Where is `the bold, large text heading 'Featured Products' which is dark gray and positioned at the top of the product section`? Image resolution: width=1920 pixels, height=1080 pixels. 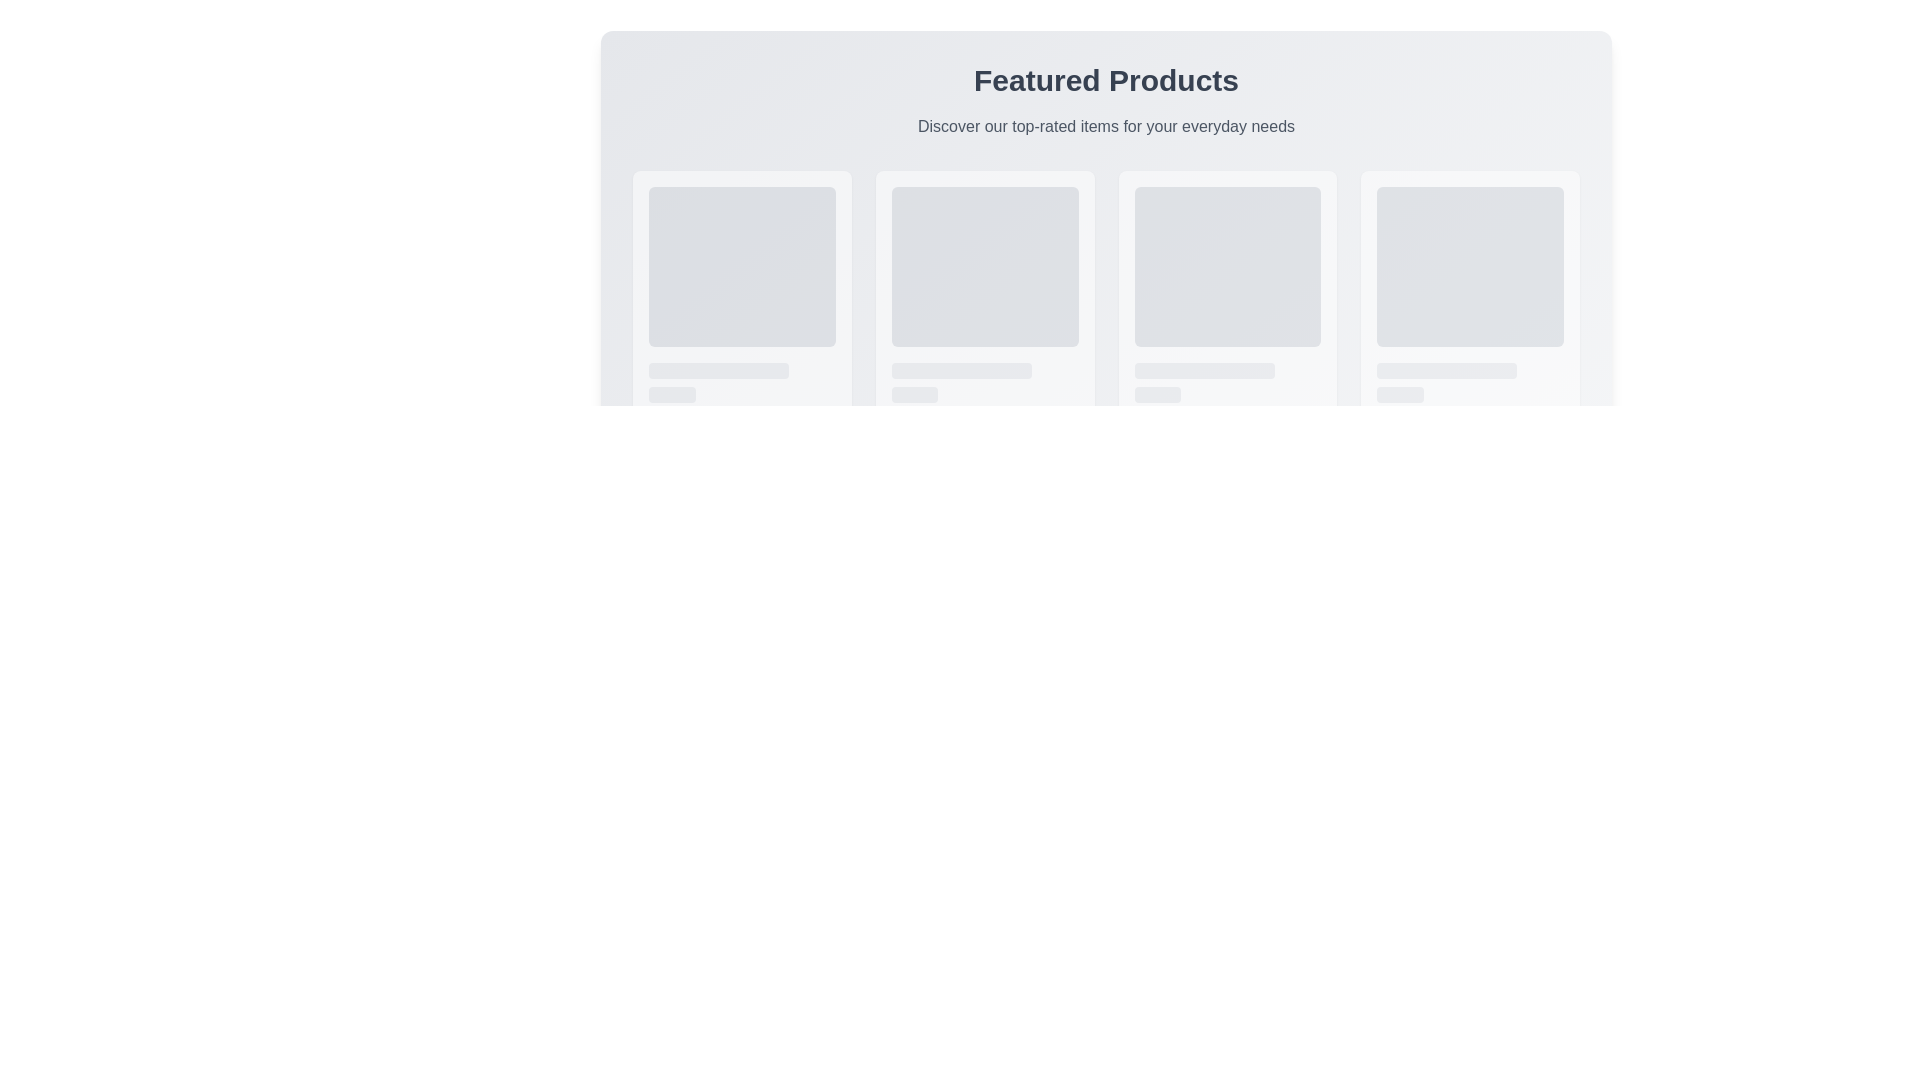
the bold, large text heading 'Featured Products' which is dark gray and positioned at the top of the product section is located at coordinates (1105, 80).